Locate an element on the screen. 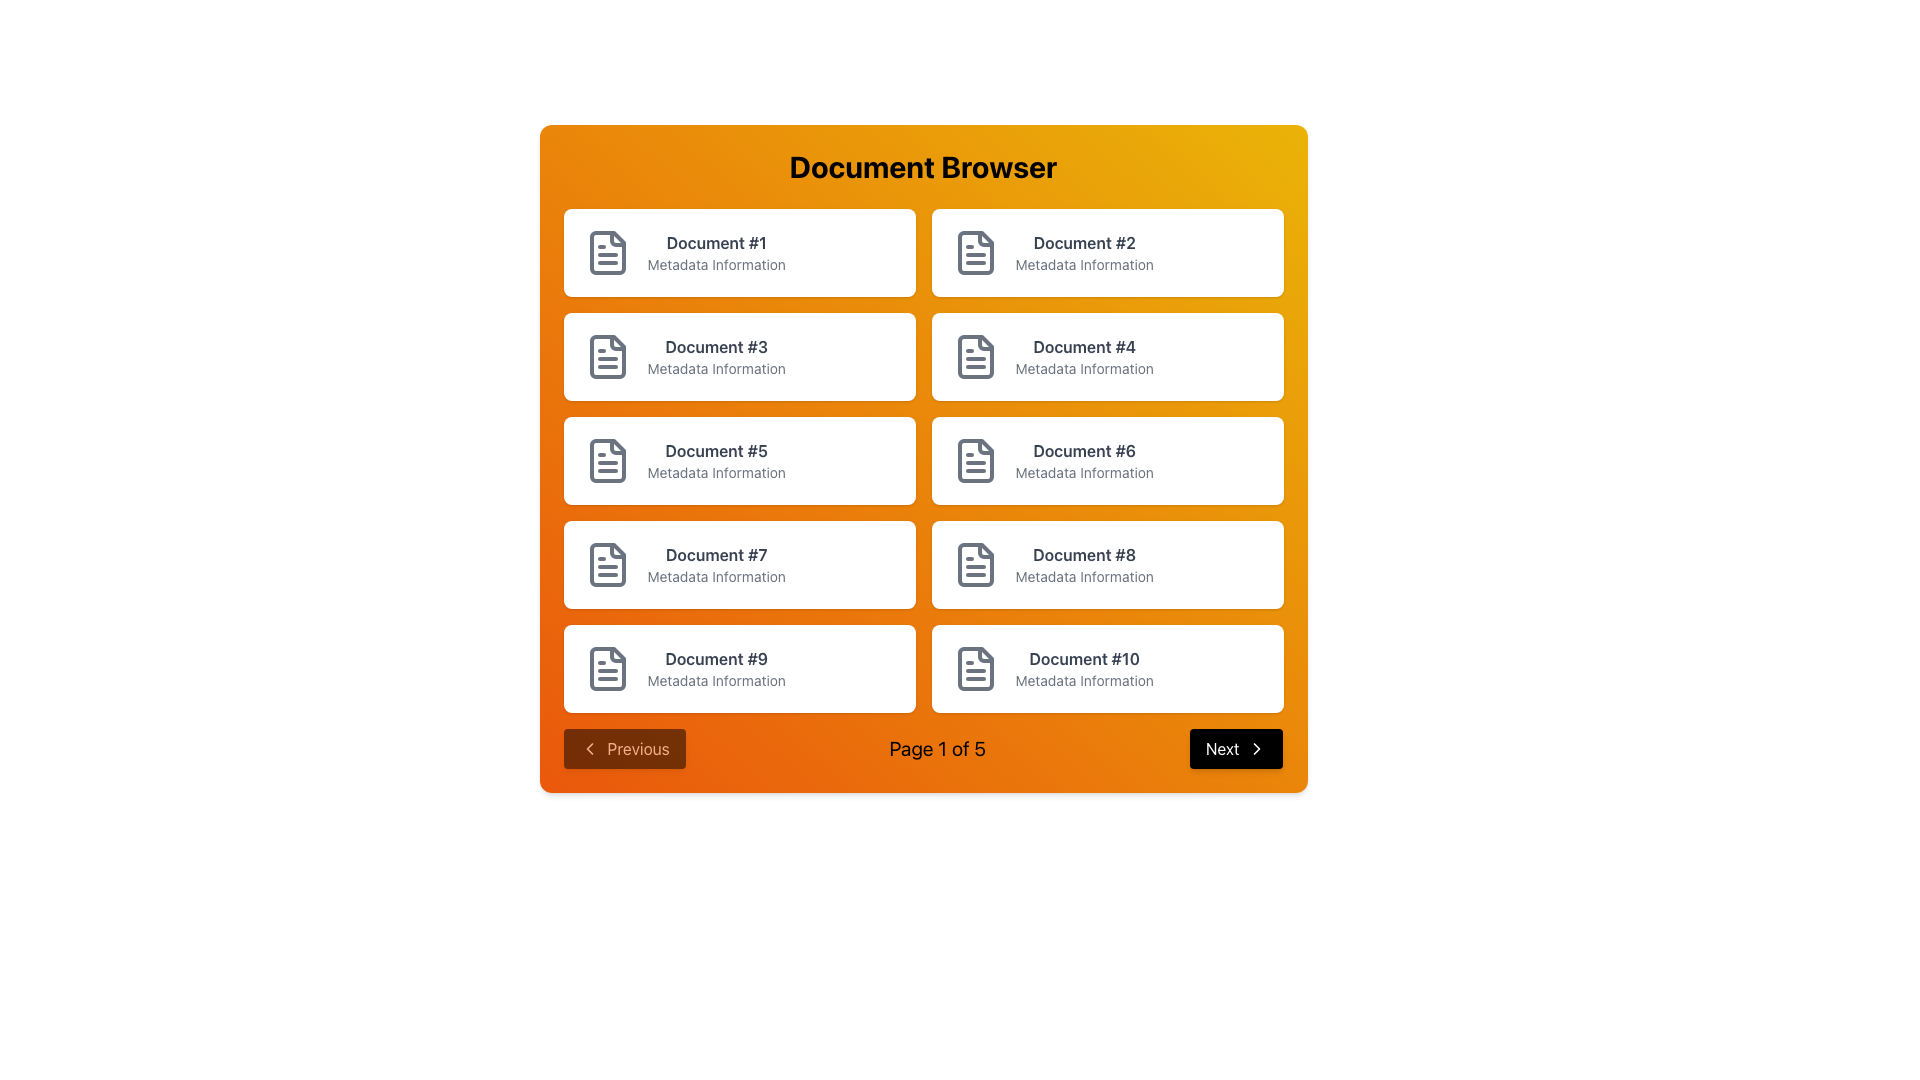 The height and width of the screenshot is (1080, 1920). the file icon styled in gray with a document-like appearance, located to the left of the text 'Document #9 Metadata Information' is located at coordinates (606, 668).